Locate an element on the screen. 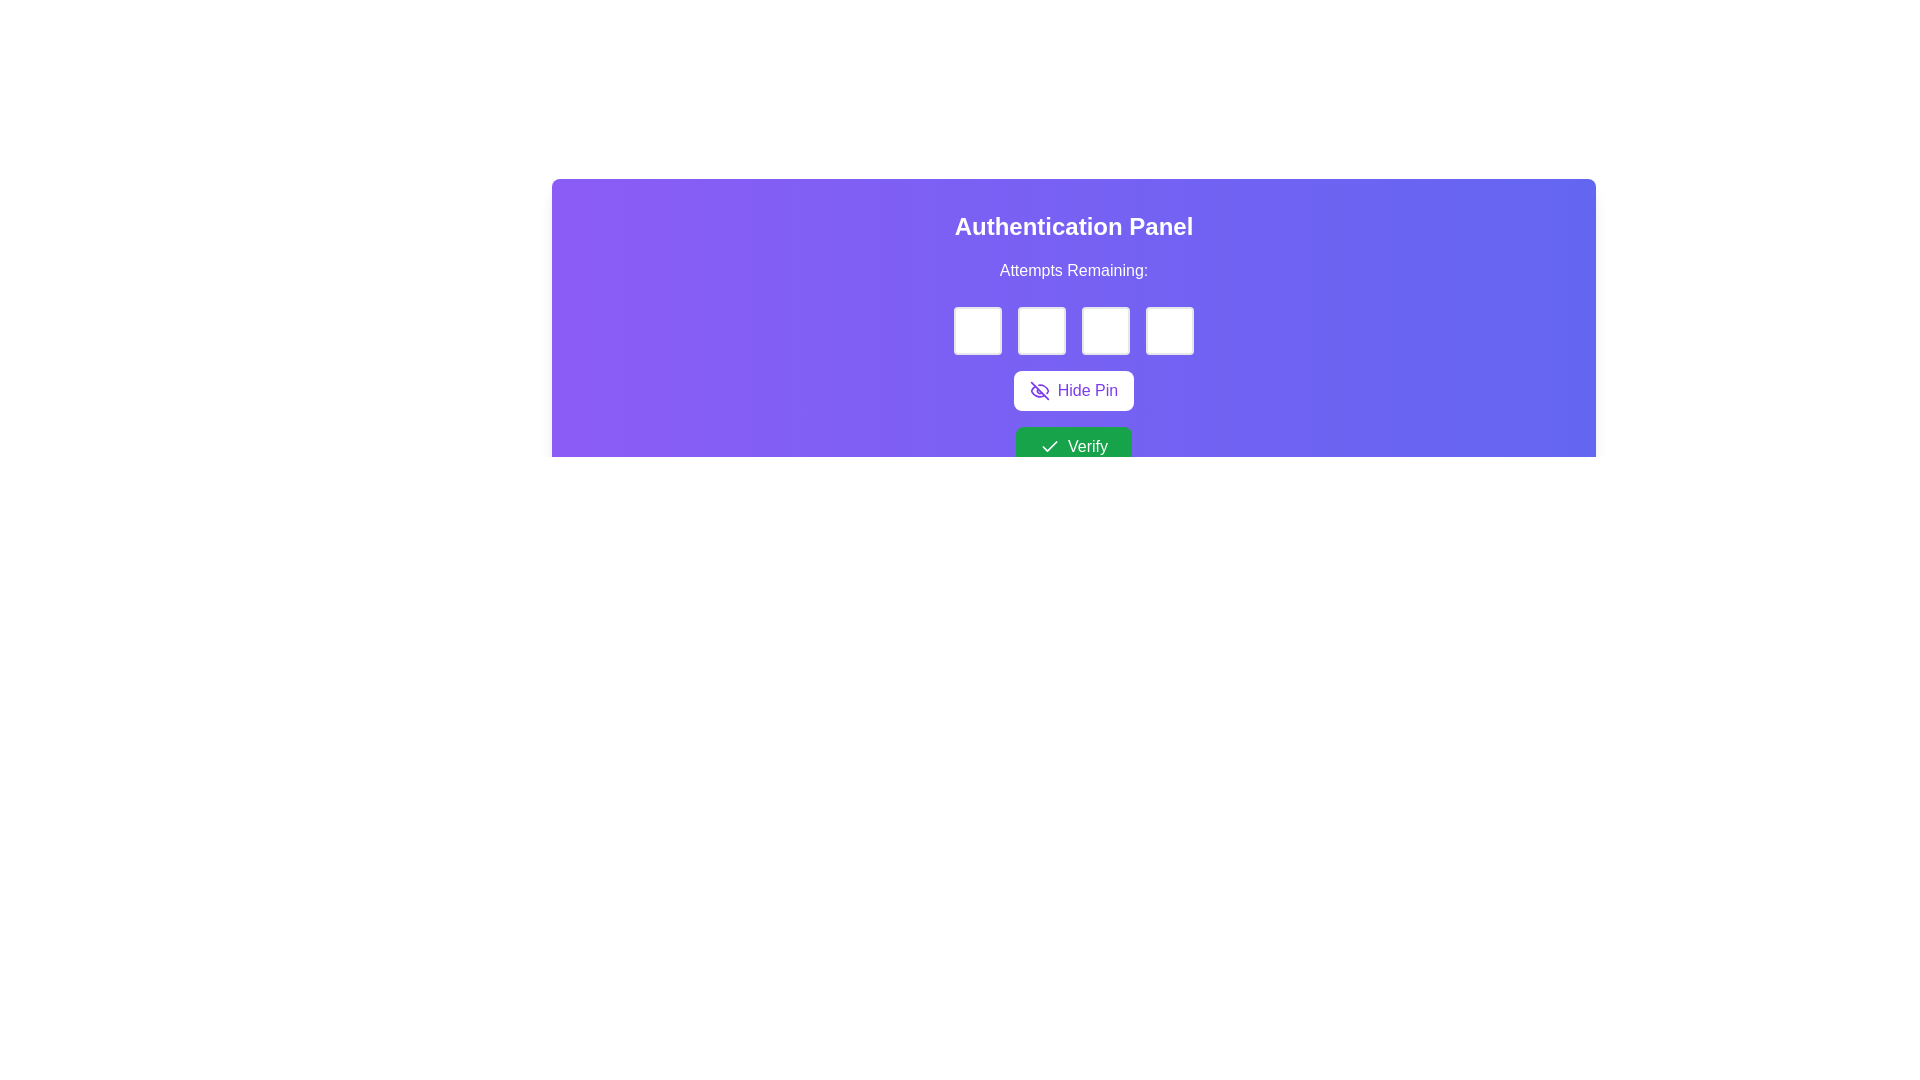 This screenshot has height=1080, width=1920. the static text label that indicates the remaining attempts for the associated action, located directly beneath the 'Authentication Panel' heading is located at coordinates (1073, 270).